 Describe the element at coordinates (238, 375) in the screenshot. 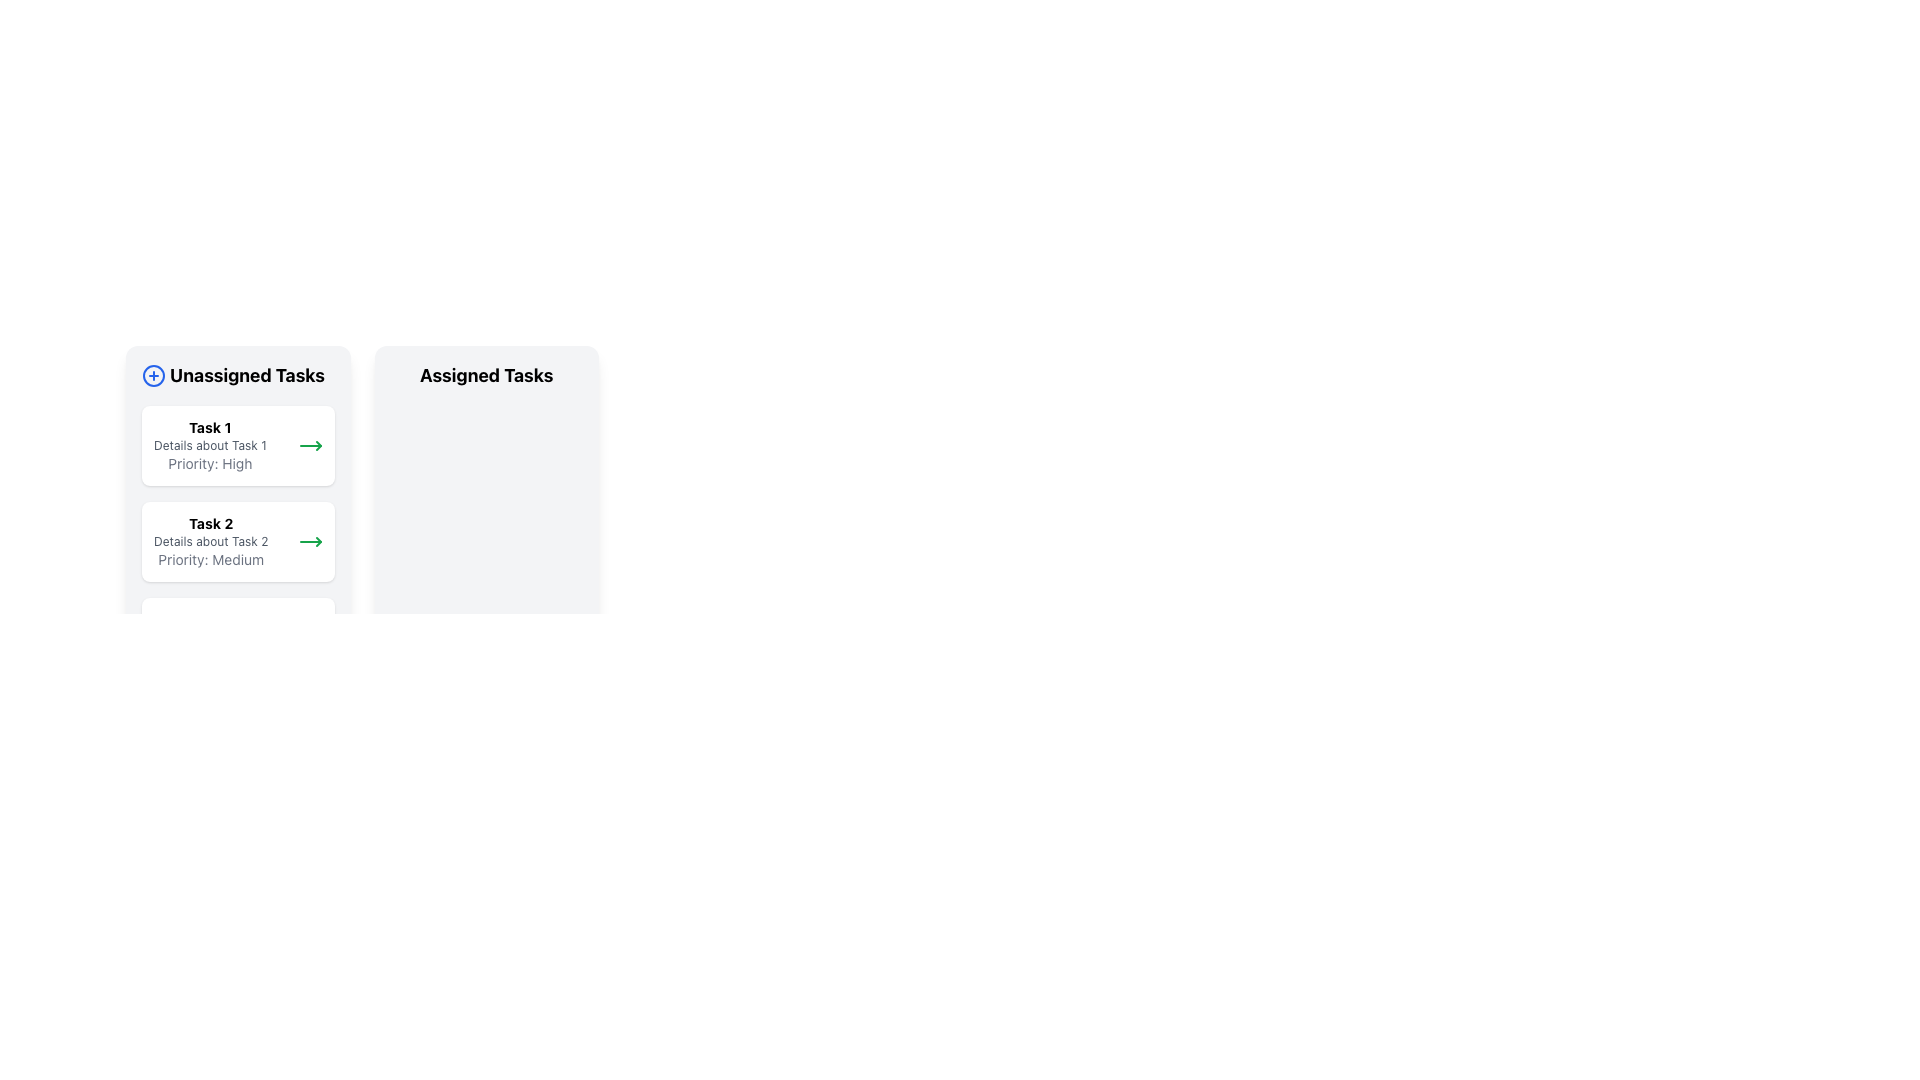

I see `text of the 'Unassigned Tasks' header, which is styled with bold and large font and is accompanied by a circular blue 'plus' icon` at that location.